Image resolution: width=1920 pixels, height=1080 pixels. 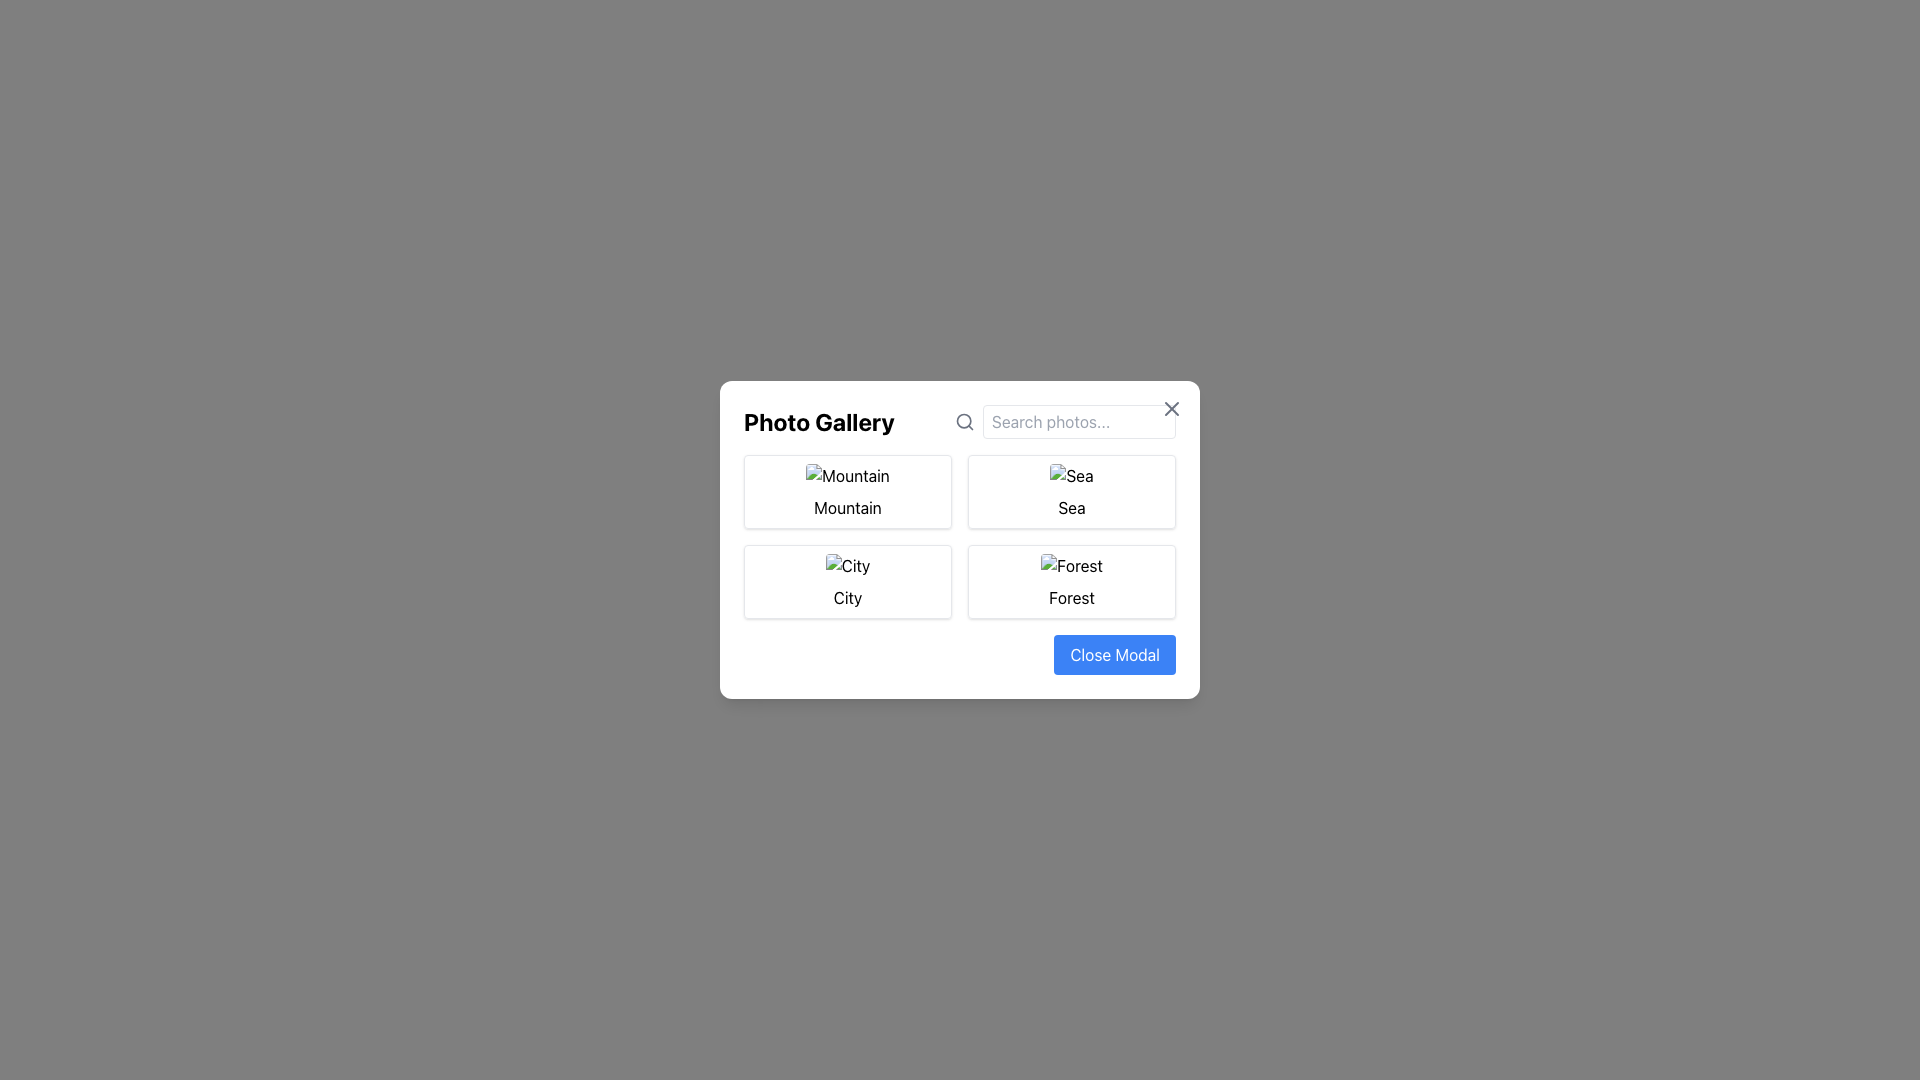 What do you see at coordinates (848, 507) in the screenshot?
I see `text label indicating that the image above it represents a mountain scene, located in the first column, first row of the grid layout in the 'Photo Gallery' modal` at bounding box center [848, 507].